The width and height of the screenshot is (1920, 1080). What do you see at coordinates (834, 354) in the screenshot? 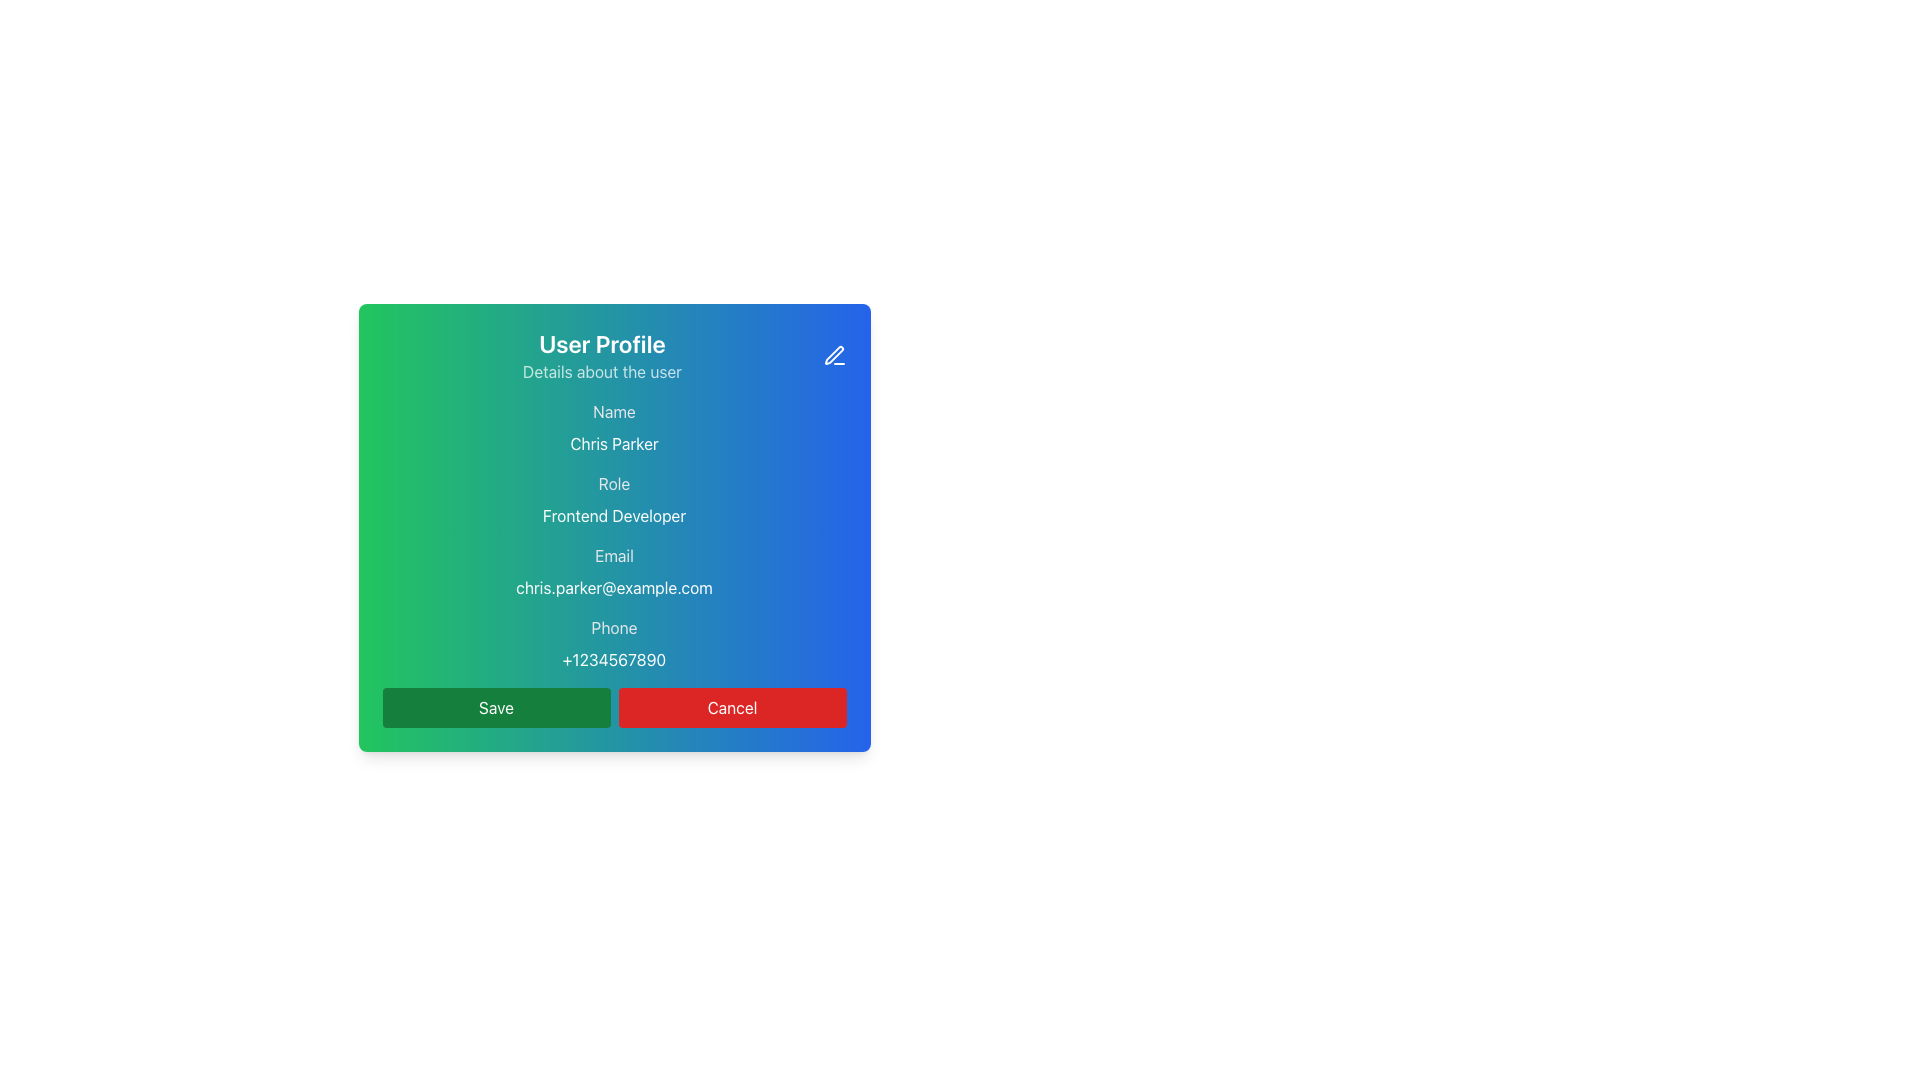
I see `the edit icon (Pen) located in the top-right corner of the User Profile panel` at bounding box center [834, 354].